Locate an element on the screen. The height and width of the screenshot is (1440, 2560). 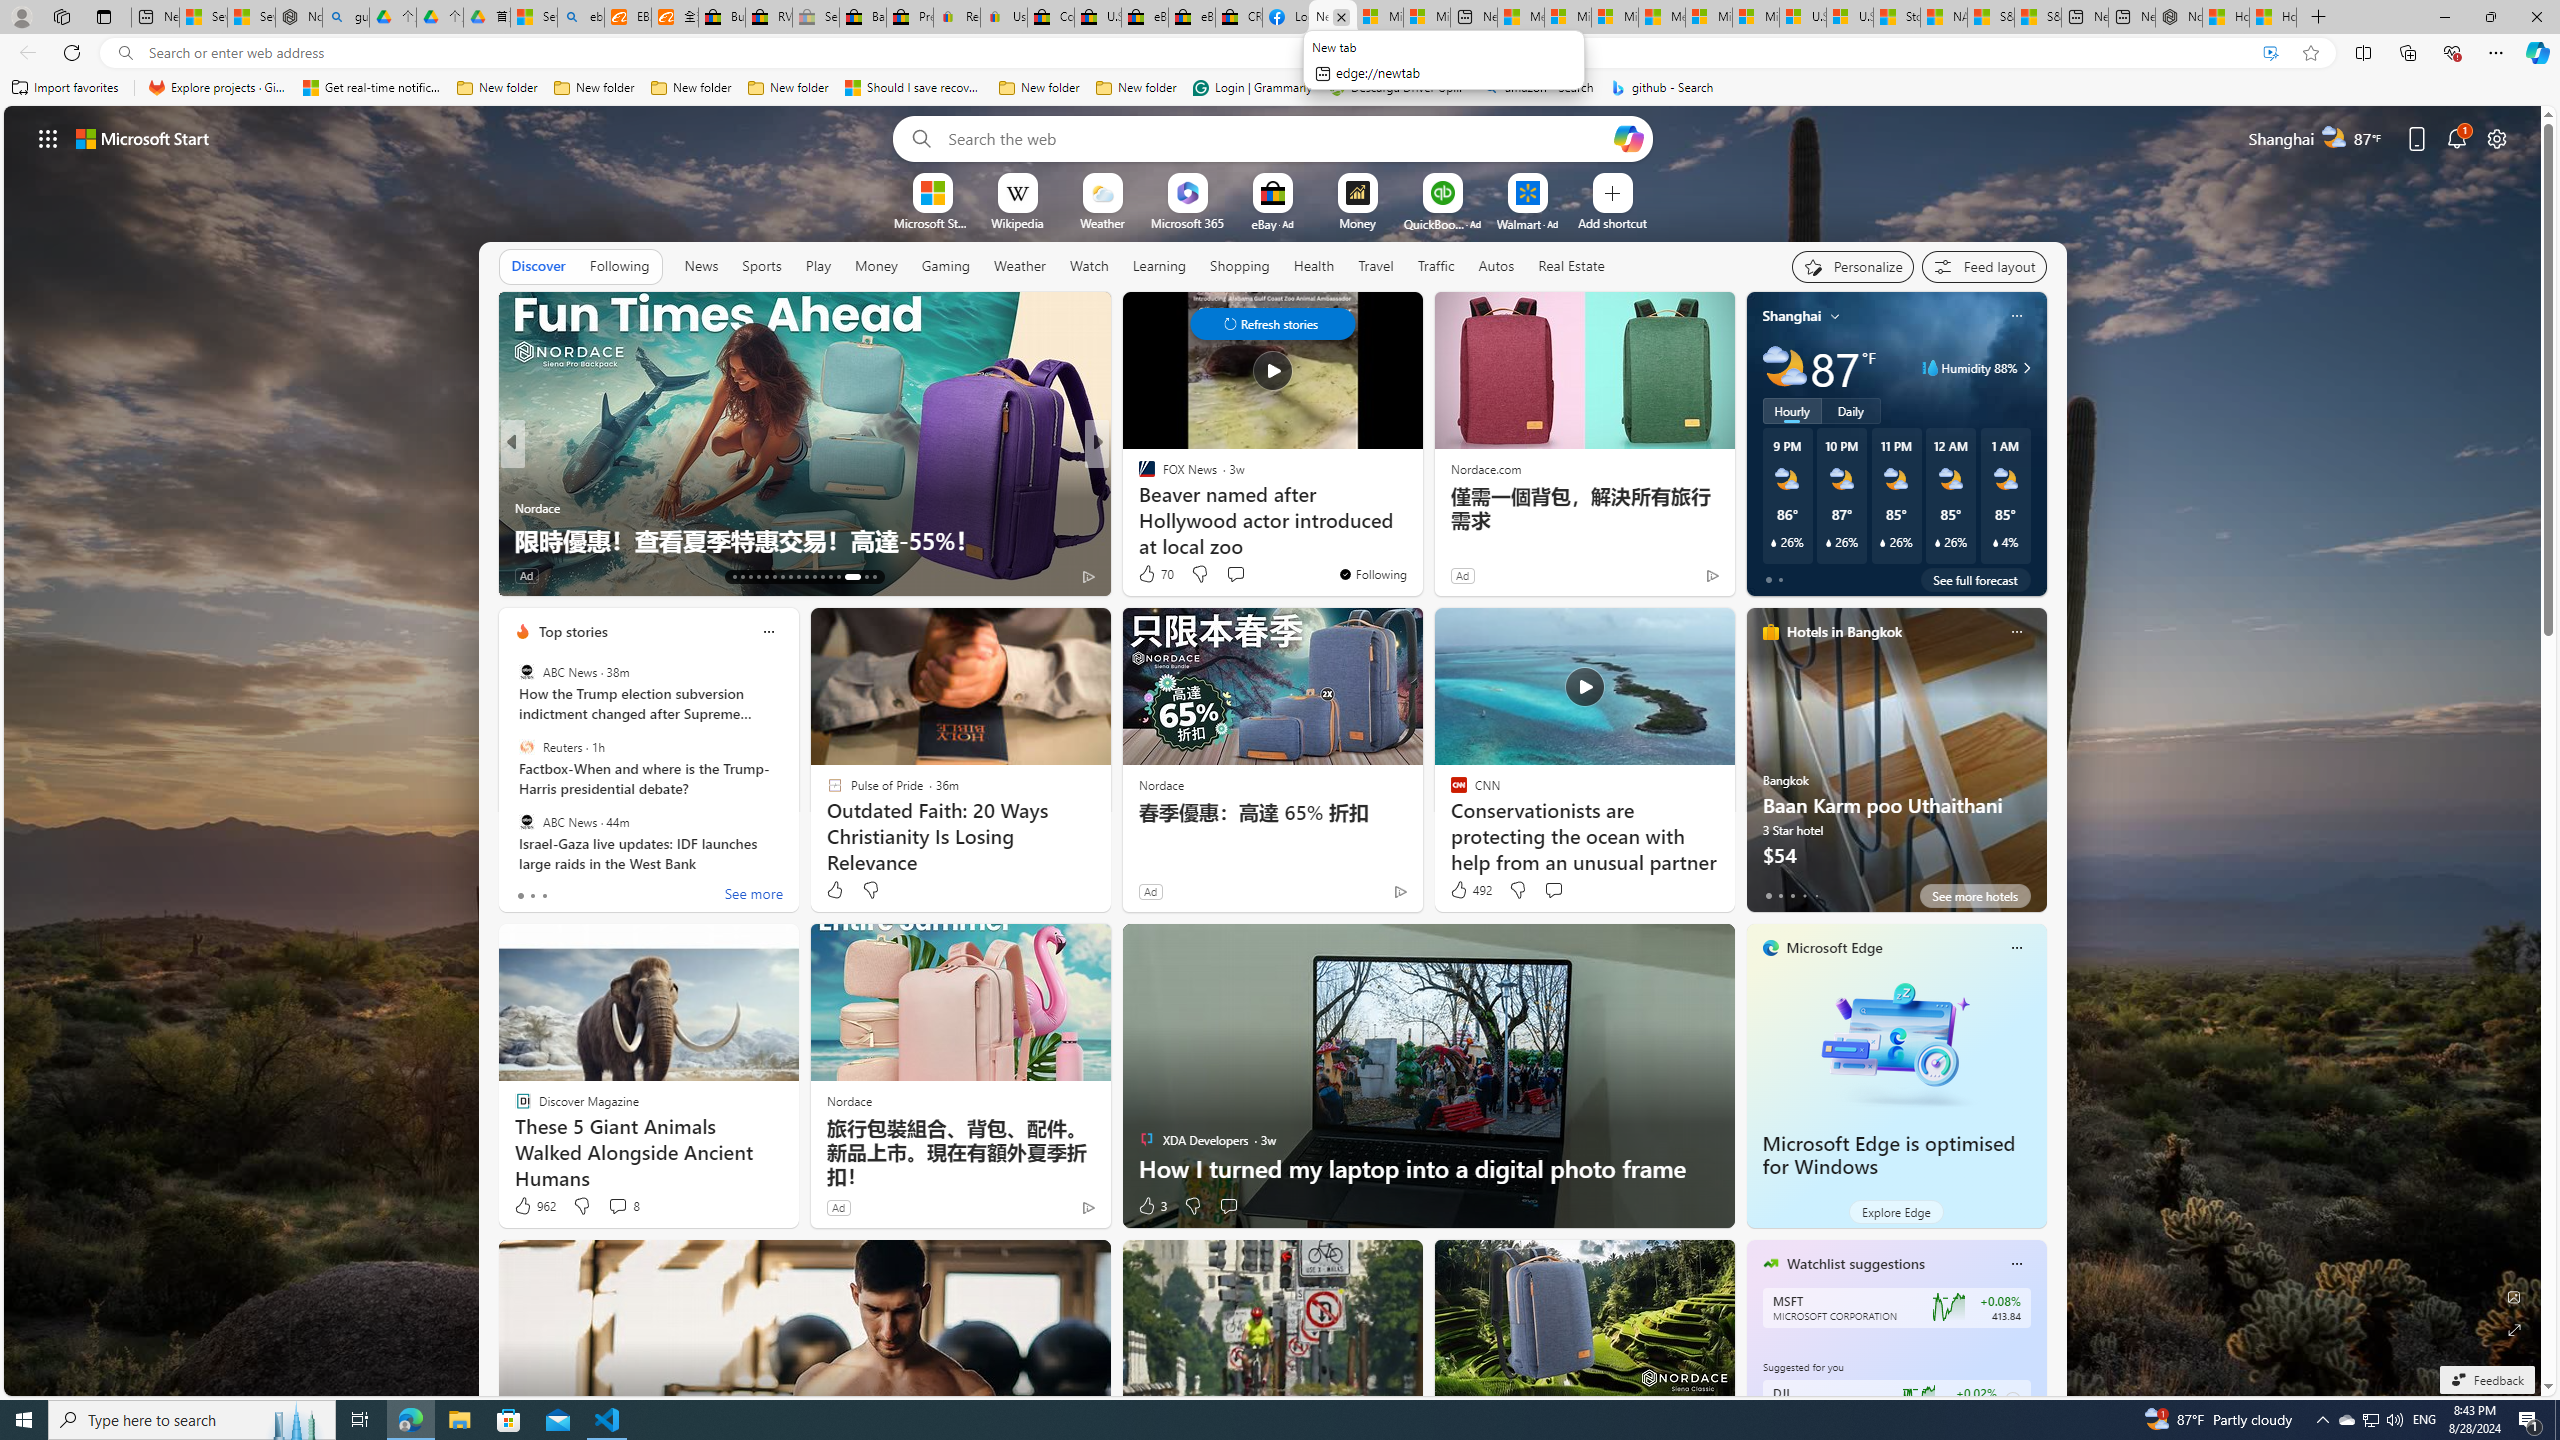
'Travel' is located at coordinates (1375, 264).